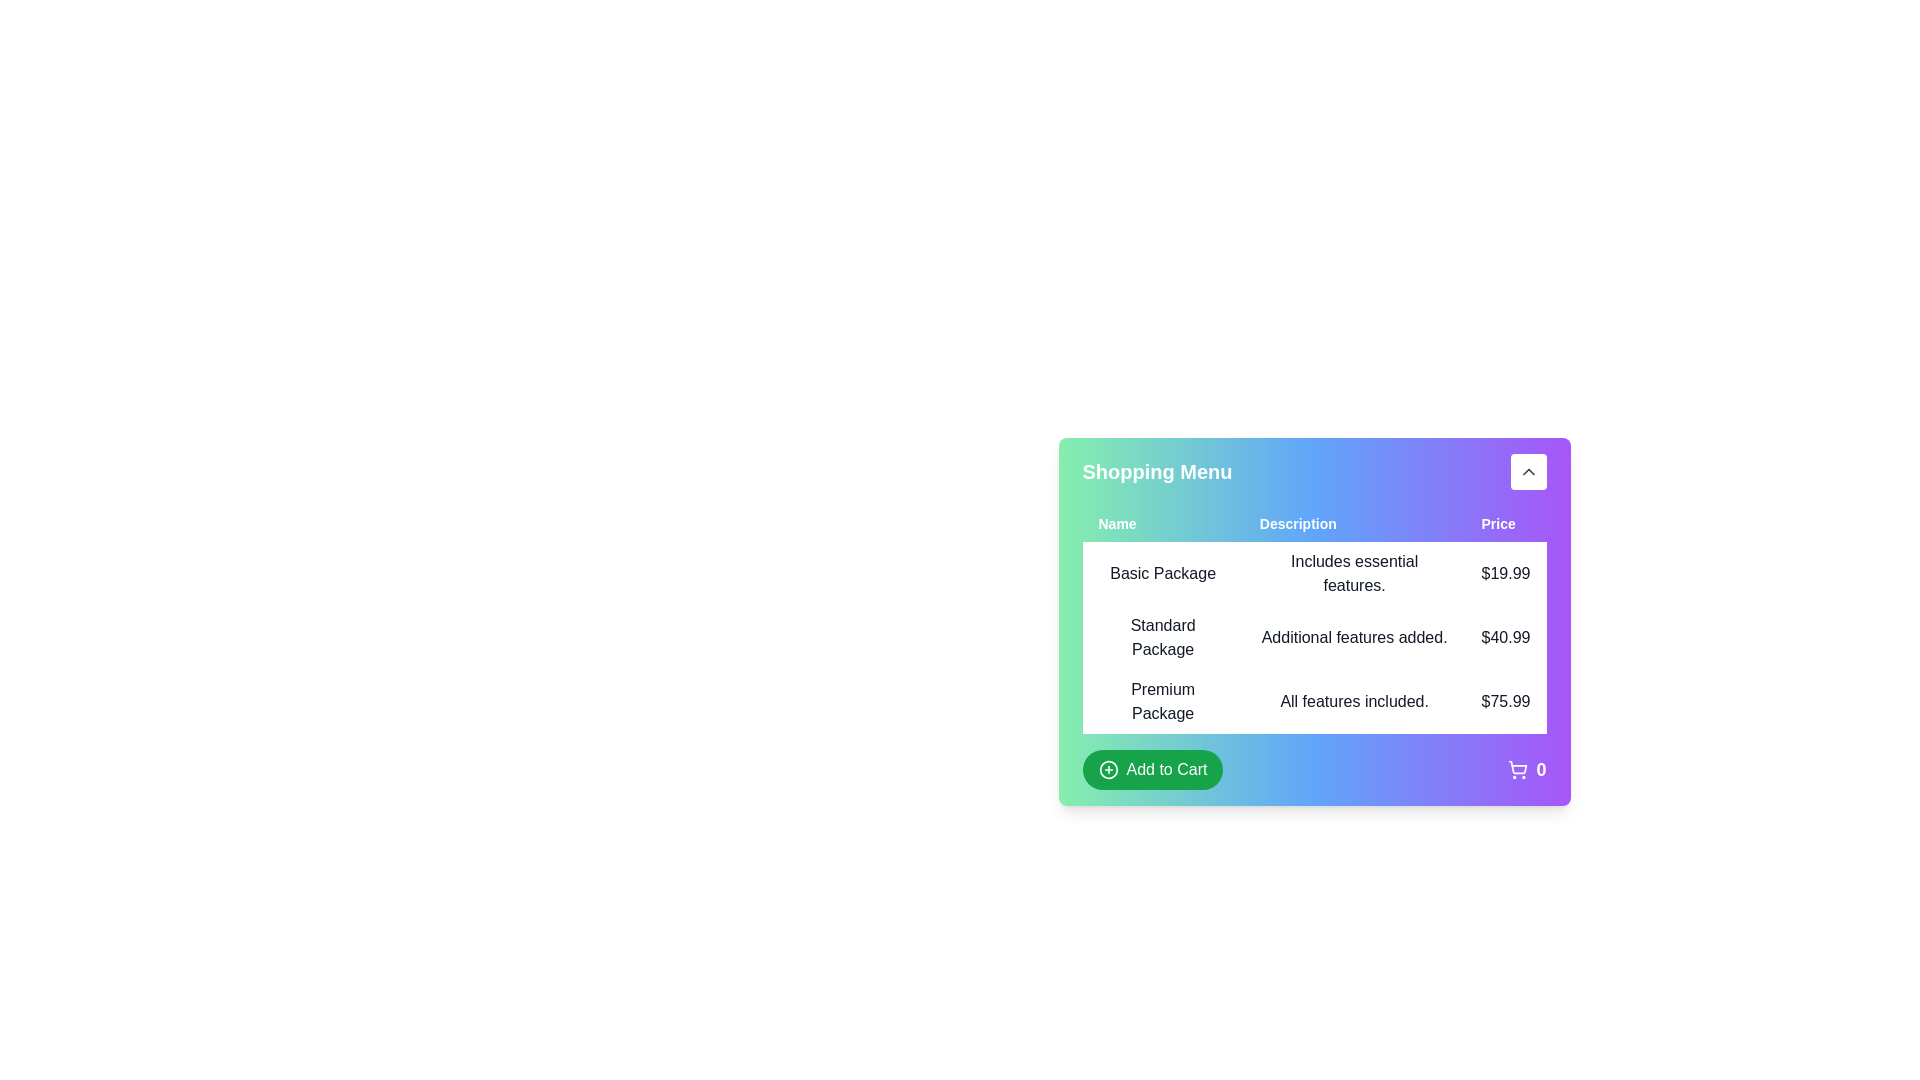 This screenshot has height=1080, width=1920. What do you see at coordinates (1527, 471) in the screenshot?
I see `the button located at the top-right corner of the 'Shopping Menu' section` at bounding box center [1527, 471].